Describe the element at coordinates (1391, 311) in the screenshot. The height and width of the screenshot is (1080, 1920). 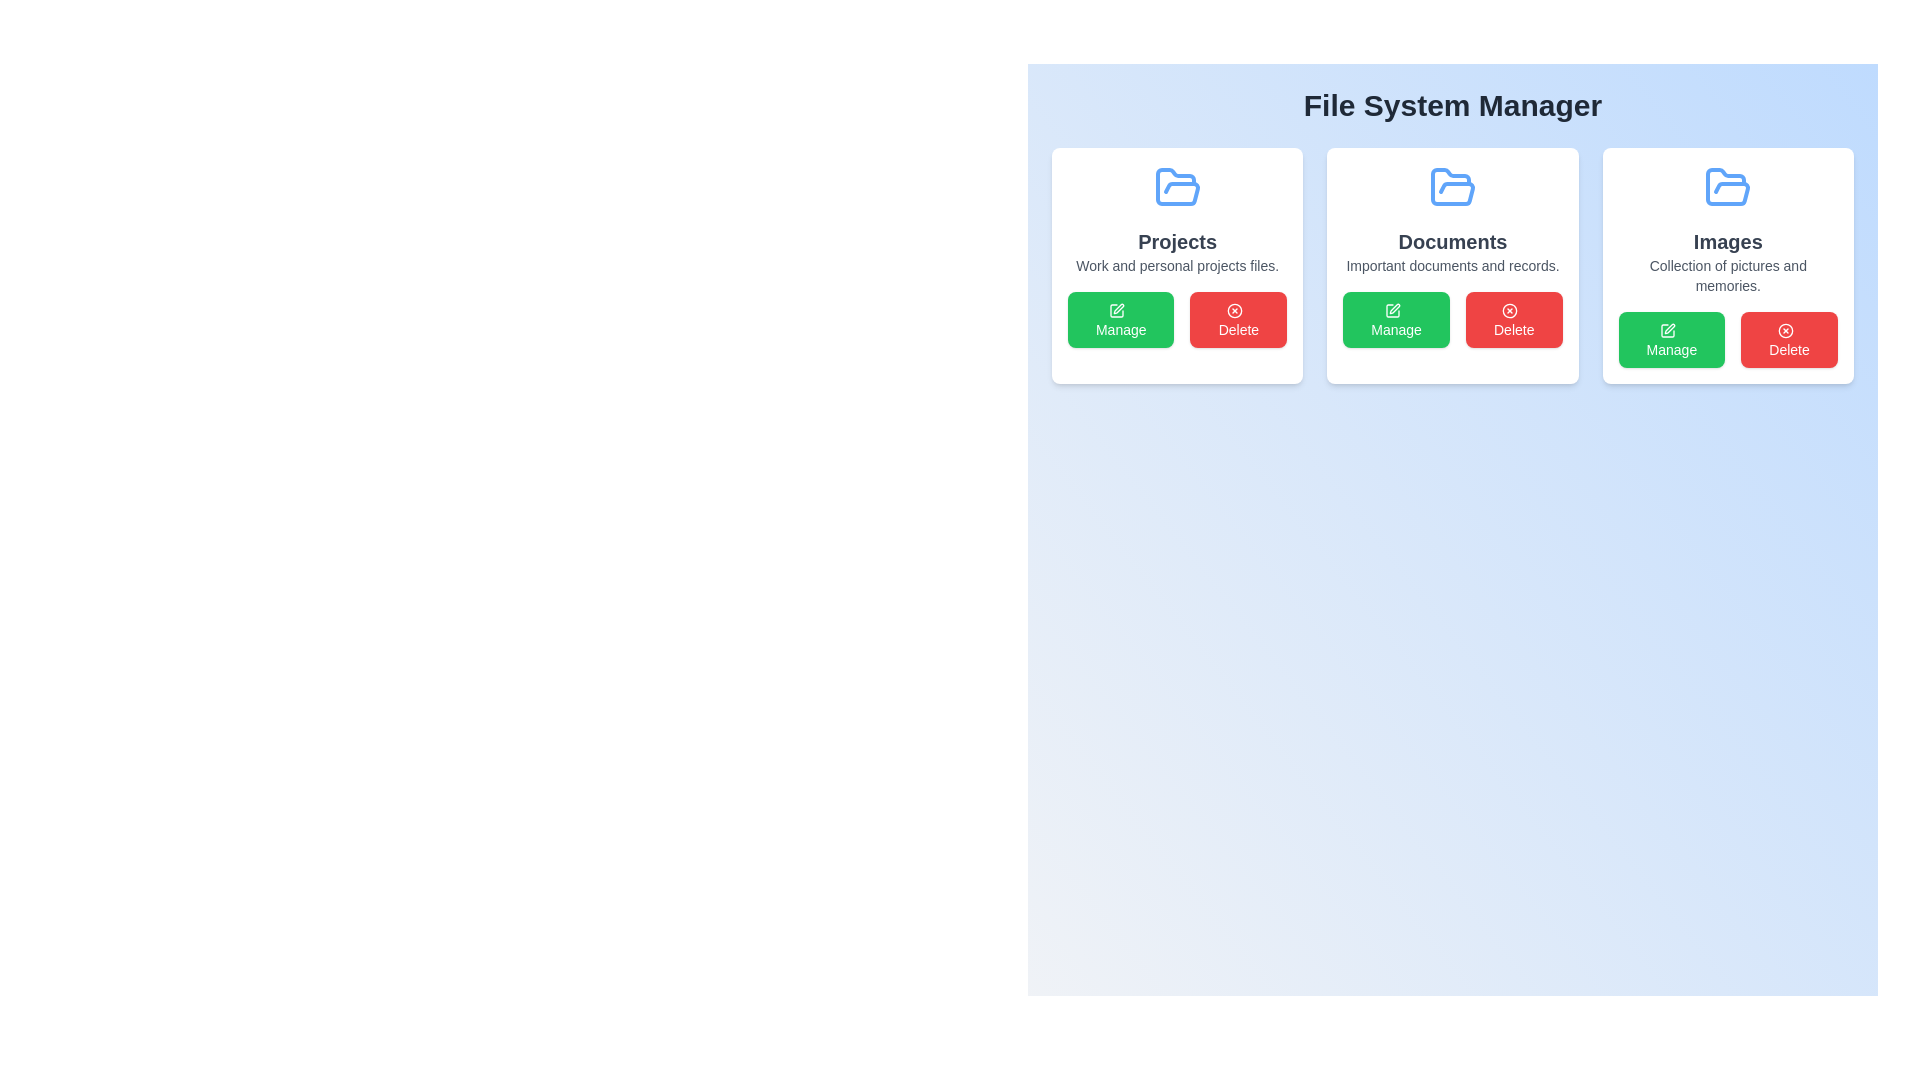
I see `the small SVG pen icon located to the left of the 'Manage' text within the 'Manage' button of the 'Documents' card` at that location.